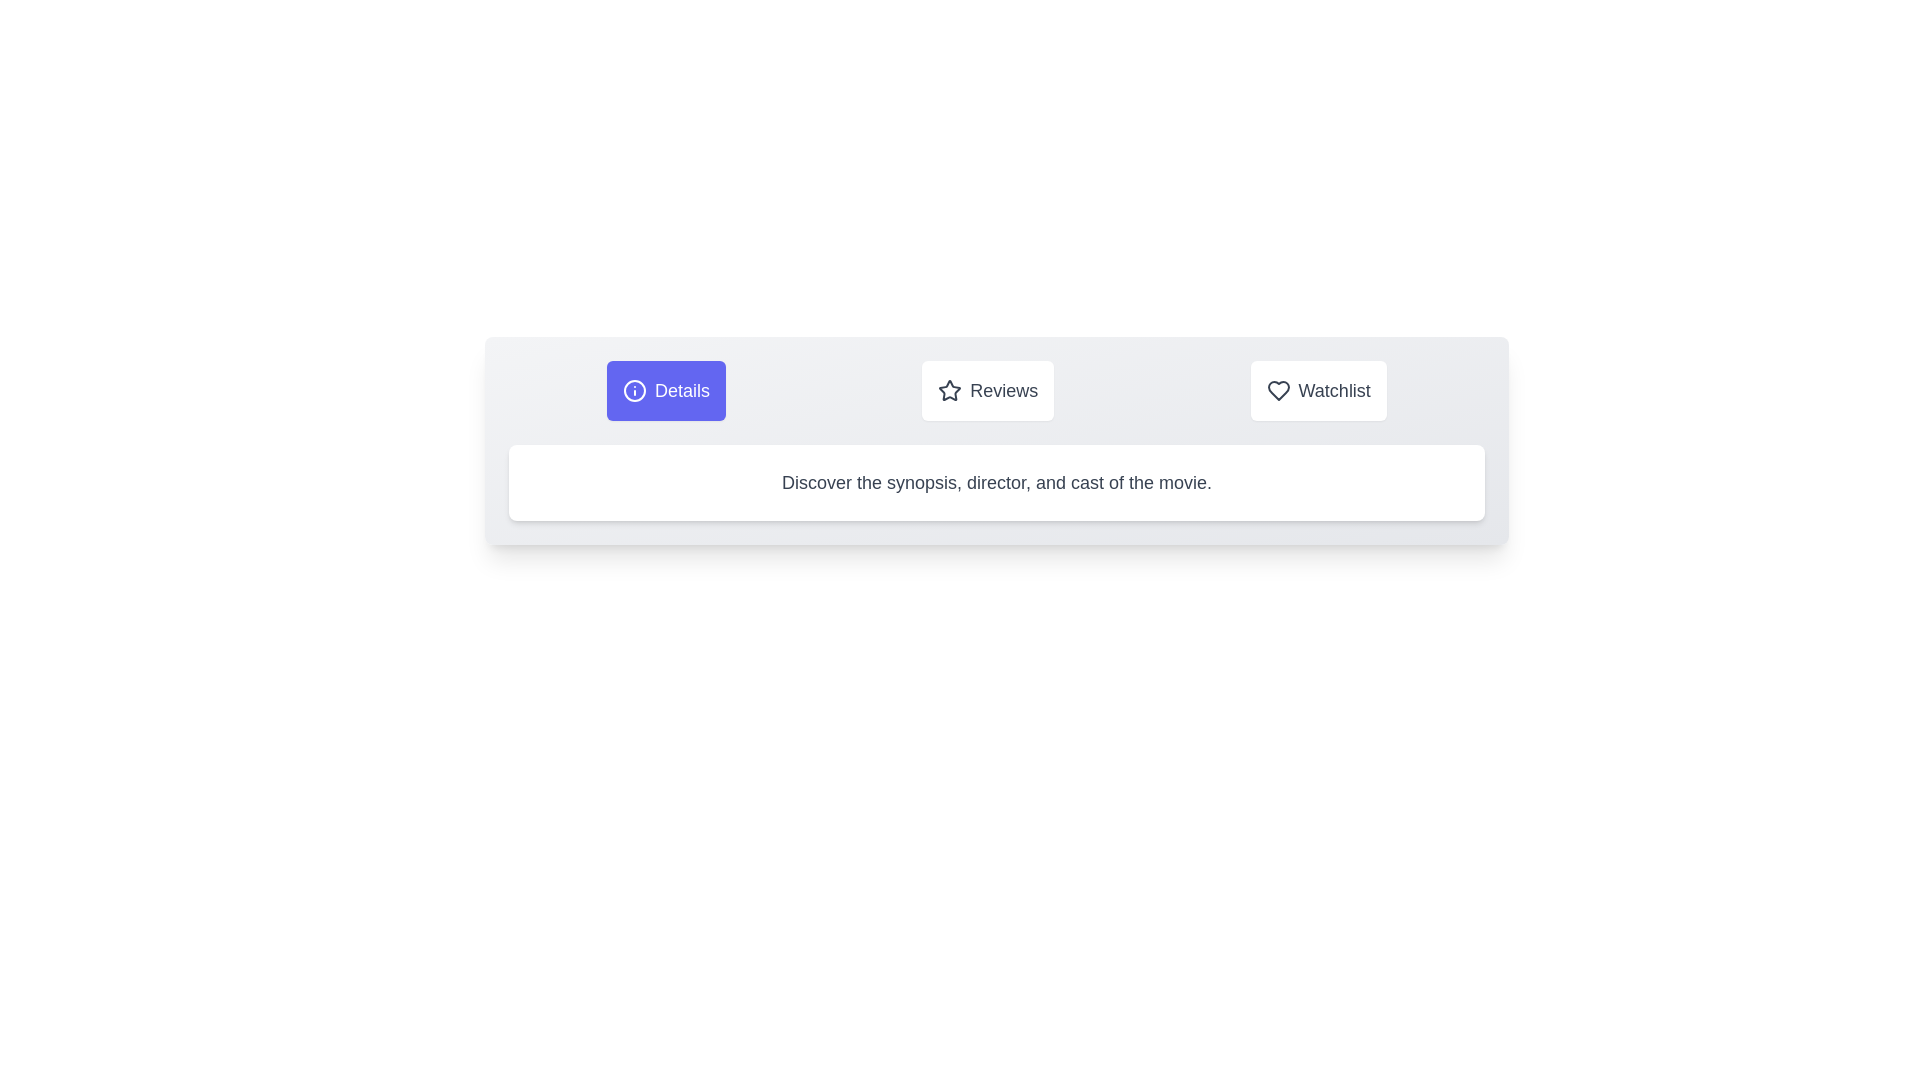  What do you see at coordinates (949, 390) in the screenshot?
I see `the icon associated with the Reviews tab` at bounding box center [949, 390].